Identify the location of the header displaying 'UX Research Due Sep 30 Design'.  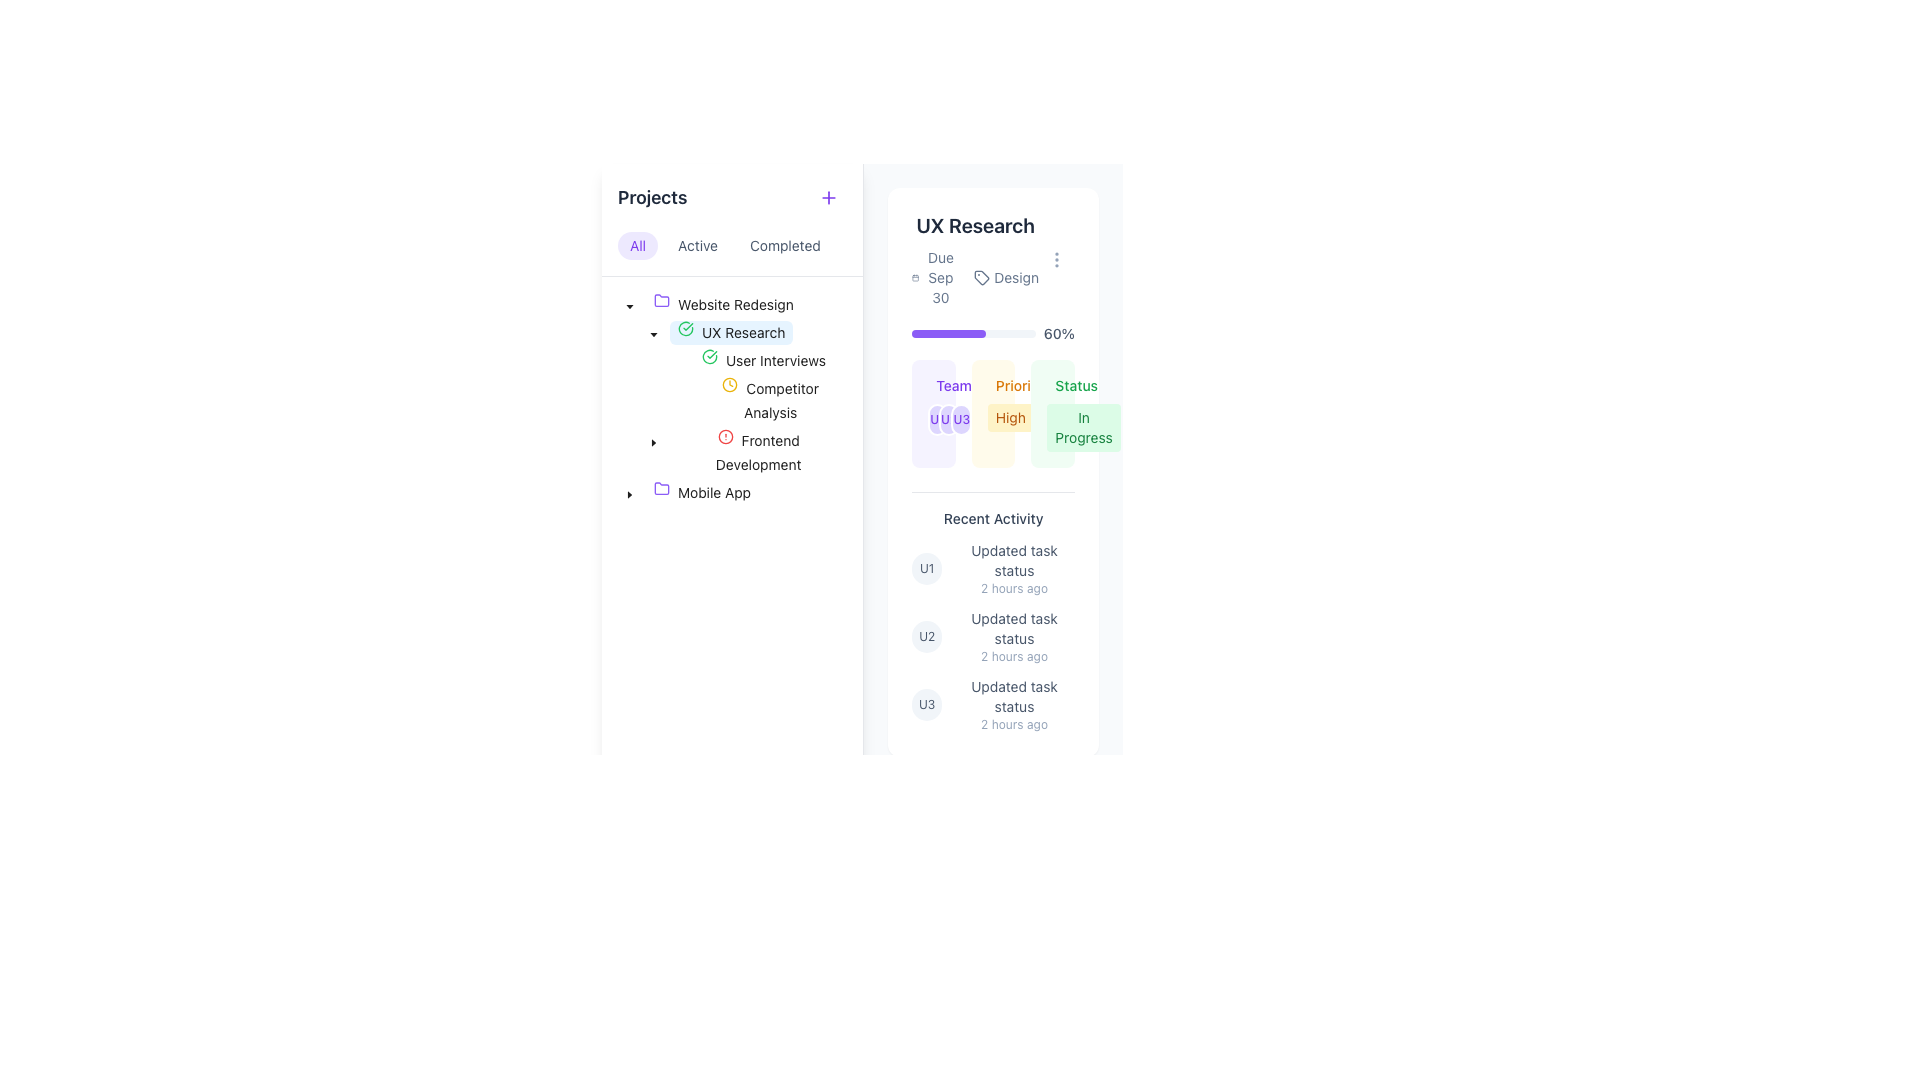
(975, 258).